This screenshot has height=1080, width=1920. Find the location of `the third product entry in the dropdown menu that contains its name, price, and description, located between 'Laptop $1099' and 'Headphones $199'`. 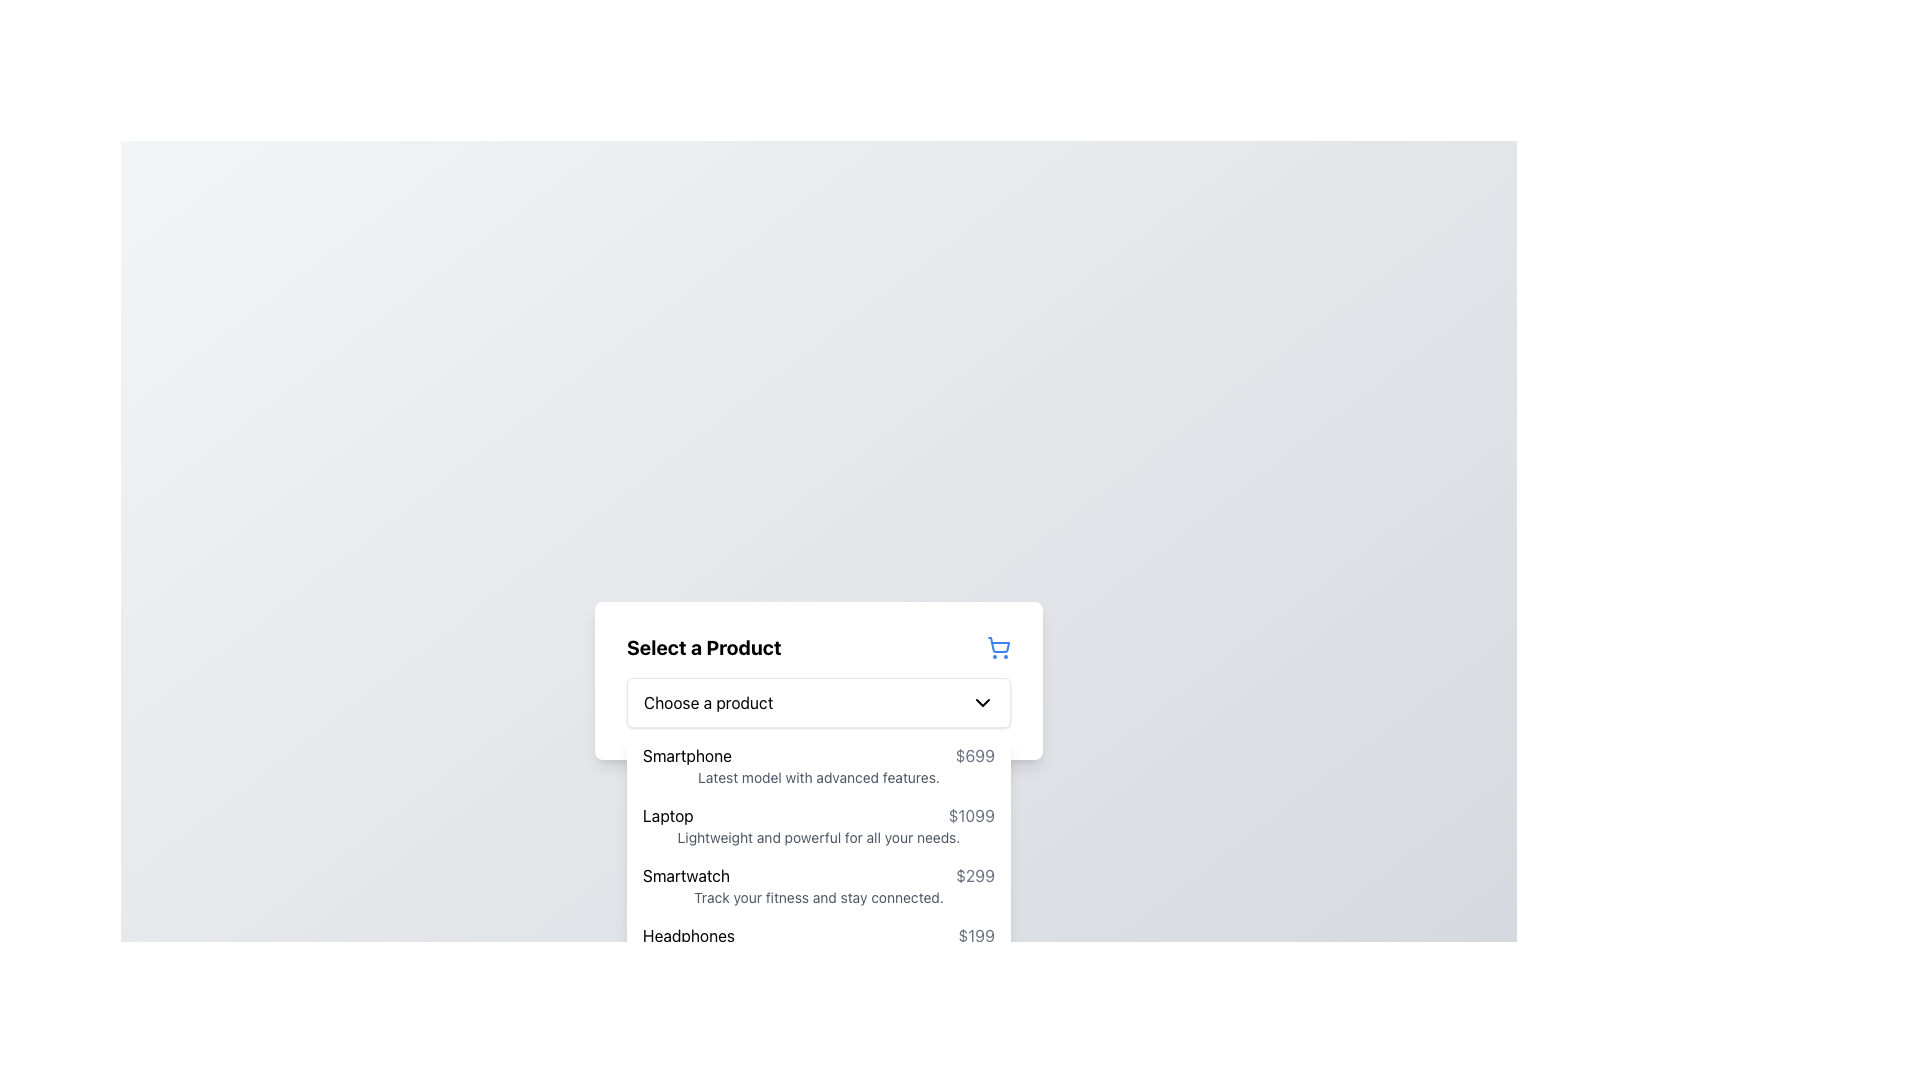

the third product entry in the dropdown menu that contains its name, price, and description, located between 'Laptop $1099' and 'Headphones $199' is located at coordinates (819, 885).